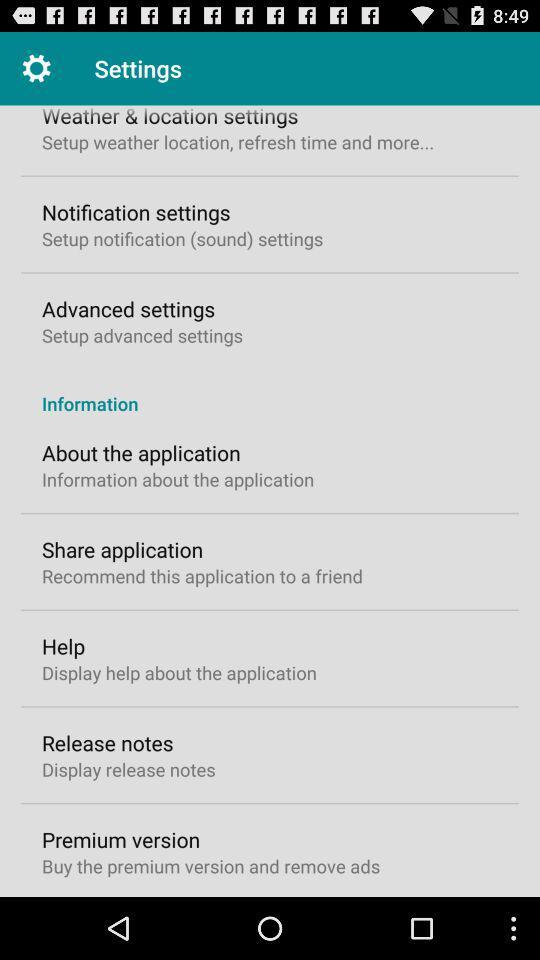 The image size is (540, 960). Describe the element at coordinates (179, 672) in the screenshot. I see `the display help about item` at that location.